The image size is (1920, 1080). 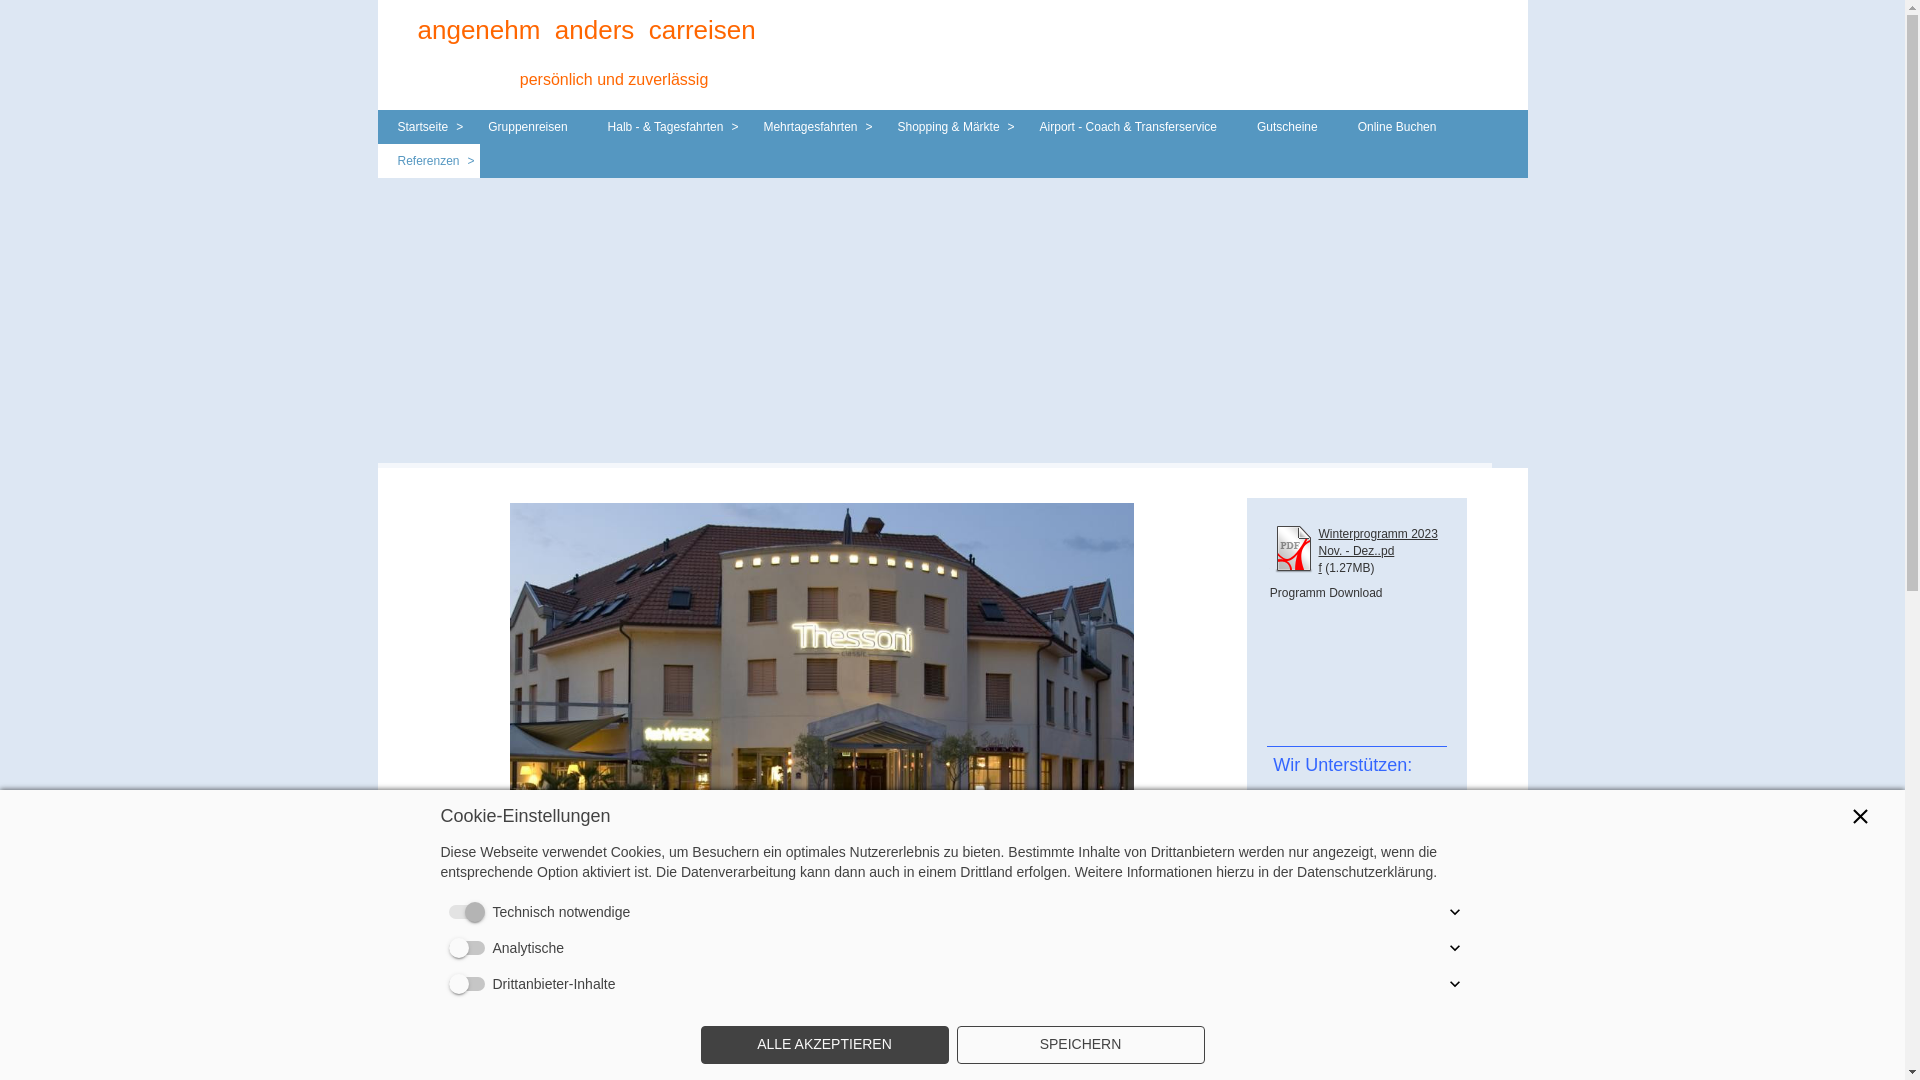 I want to click on 'Airport - Coach & Transferservice', so click(x=1128, y=127).